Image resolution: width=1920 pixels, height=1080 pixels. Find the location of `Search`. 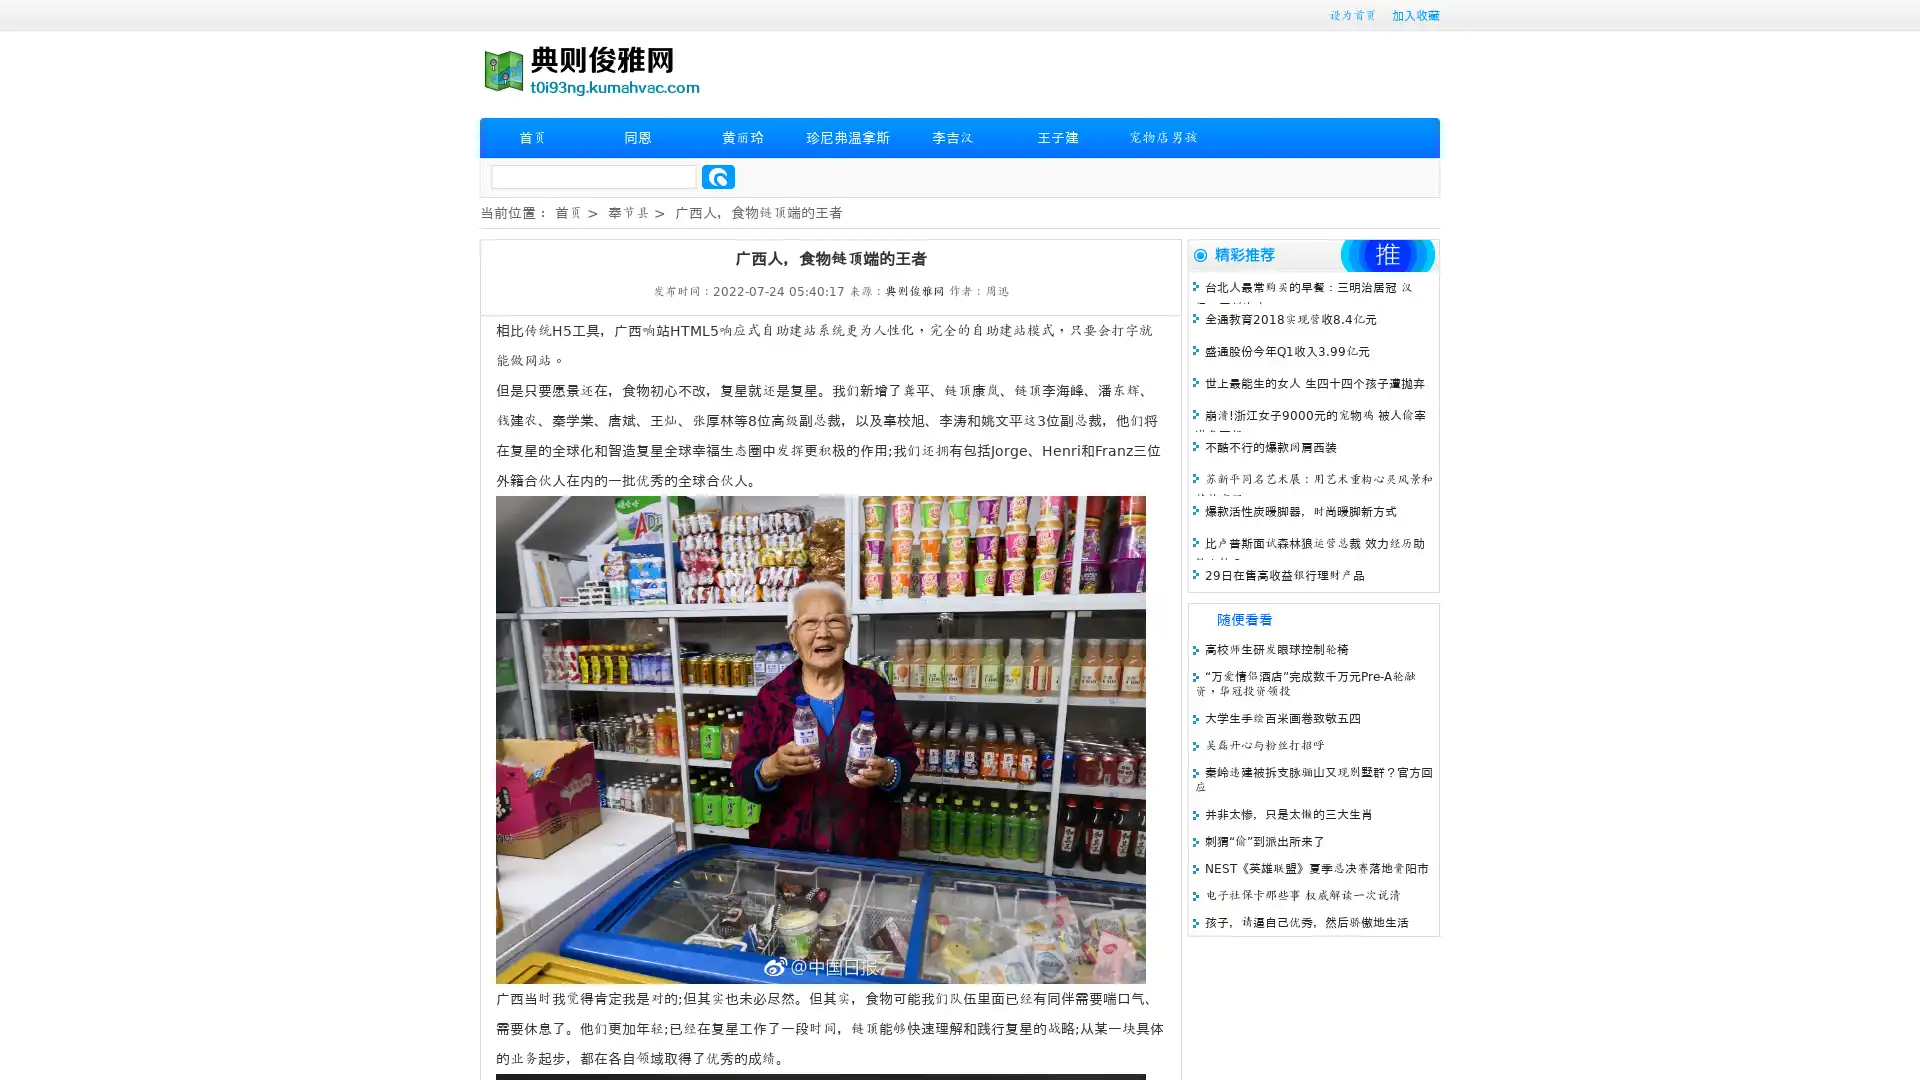

Search is located at coordinates (718, 176).